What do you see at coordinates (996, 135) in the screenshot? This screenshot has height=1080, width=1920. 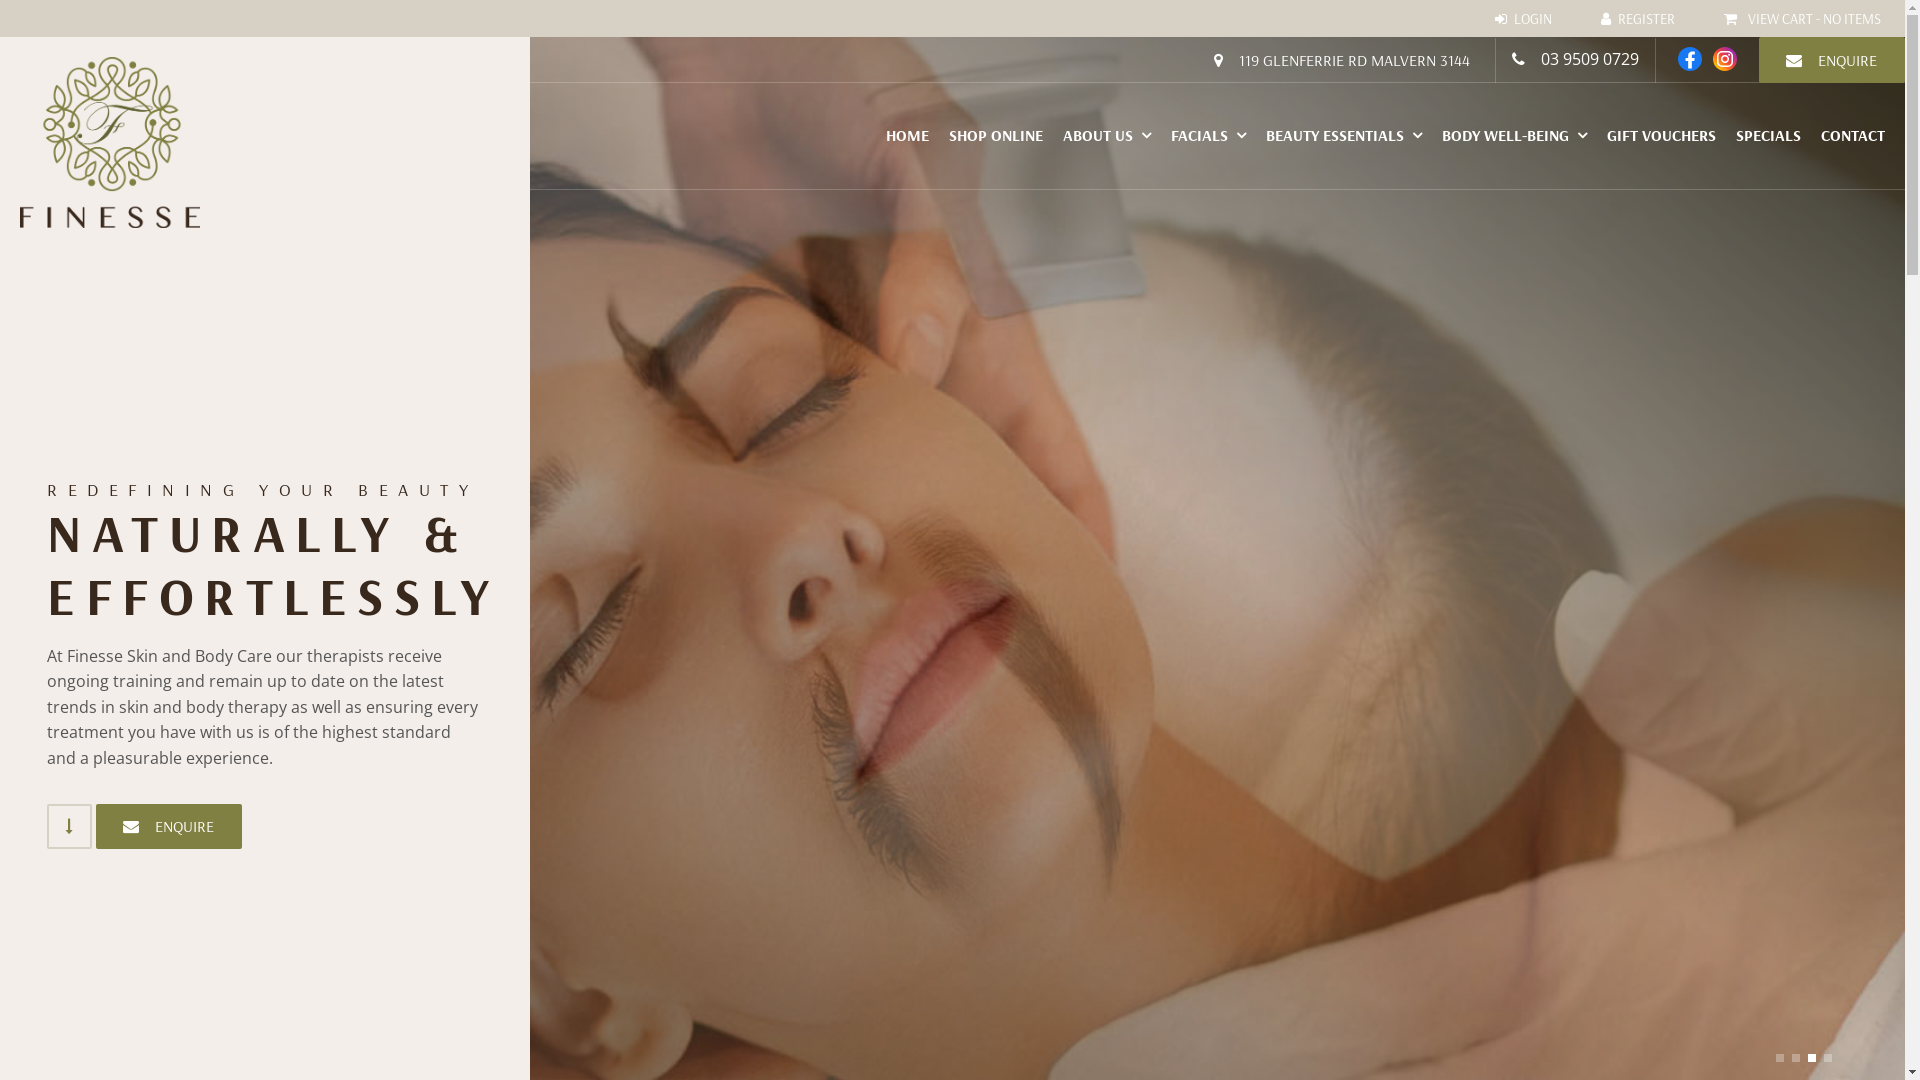 I see `'SHOP ONLINE'` at bounding box center [996, 135].